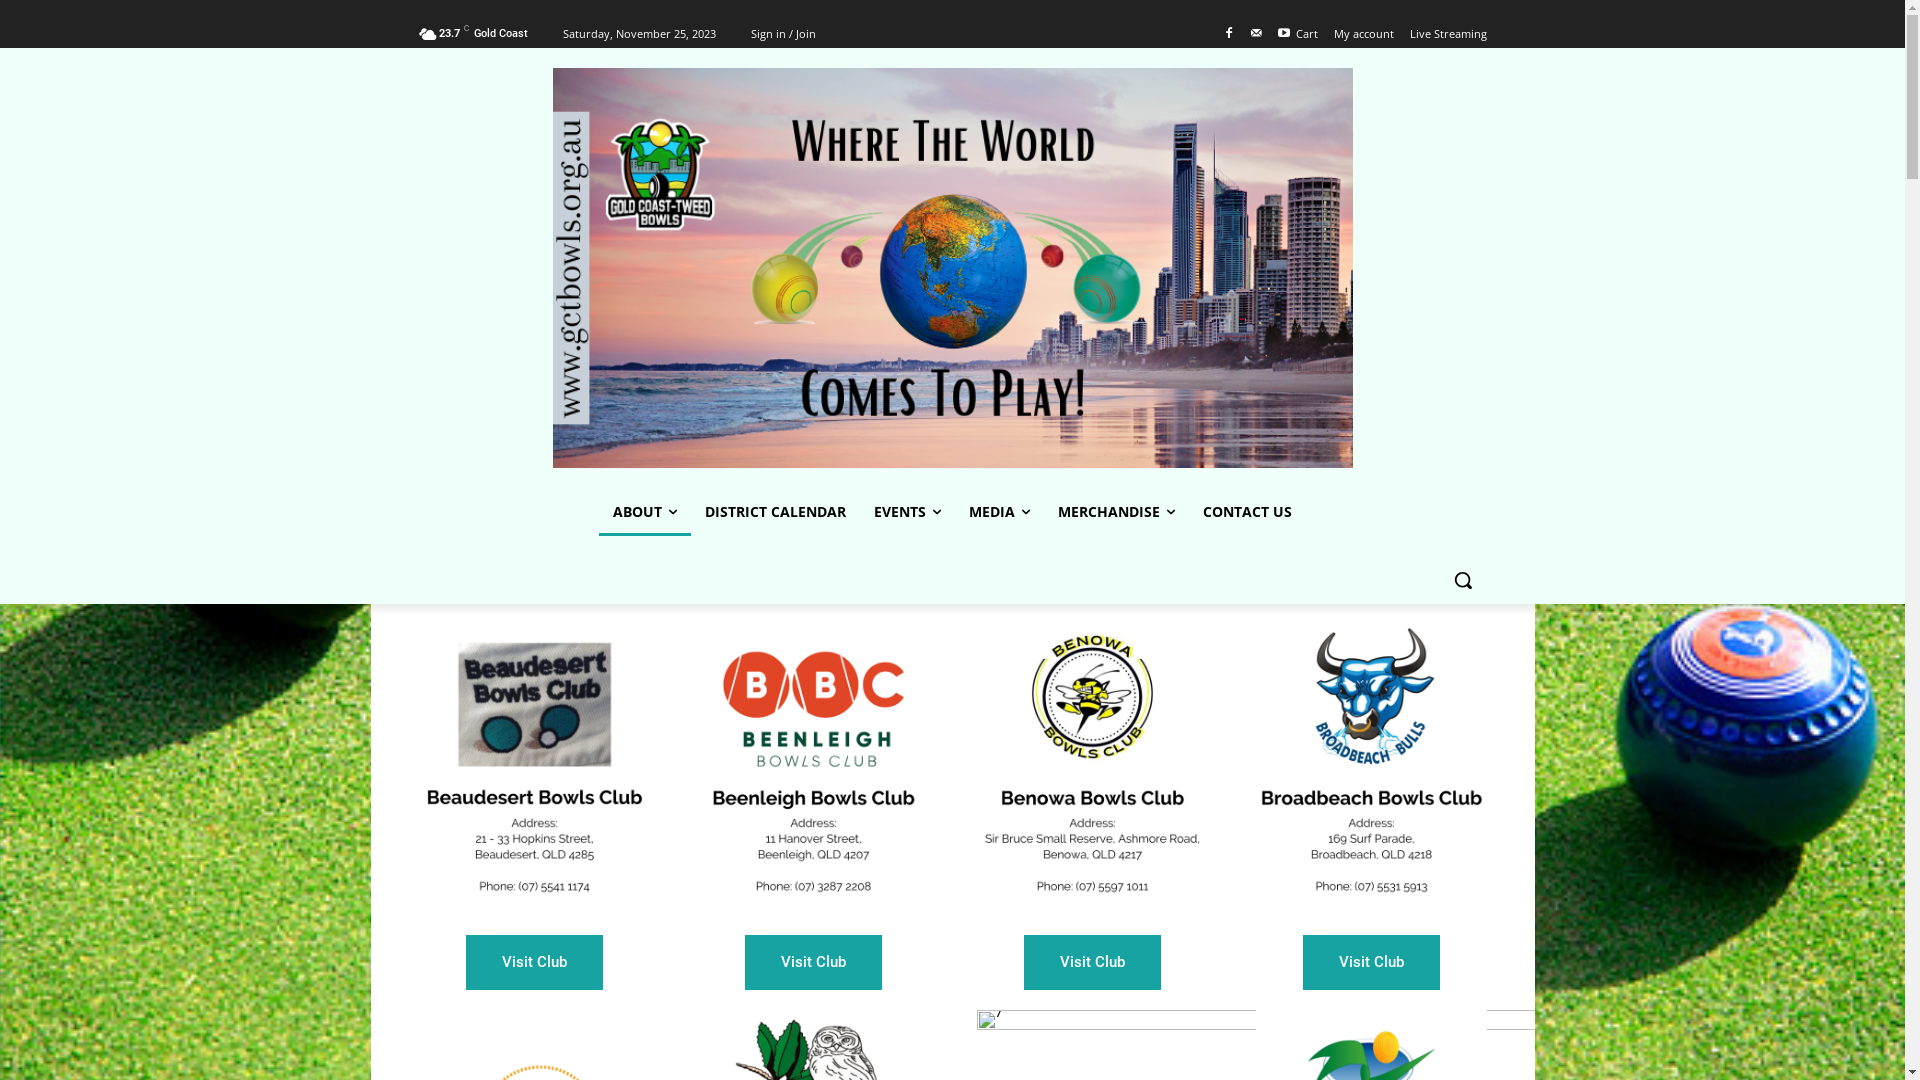 The height and width of the screenshot is (1080, 1920). I want to click on 'Live Streaming', so click(1448, 34).